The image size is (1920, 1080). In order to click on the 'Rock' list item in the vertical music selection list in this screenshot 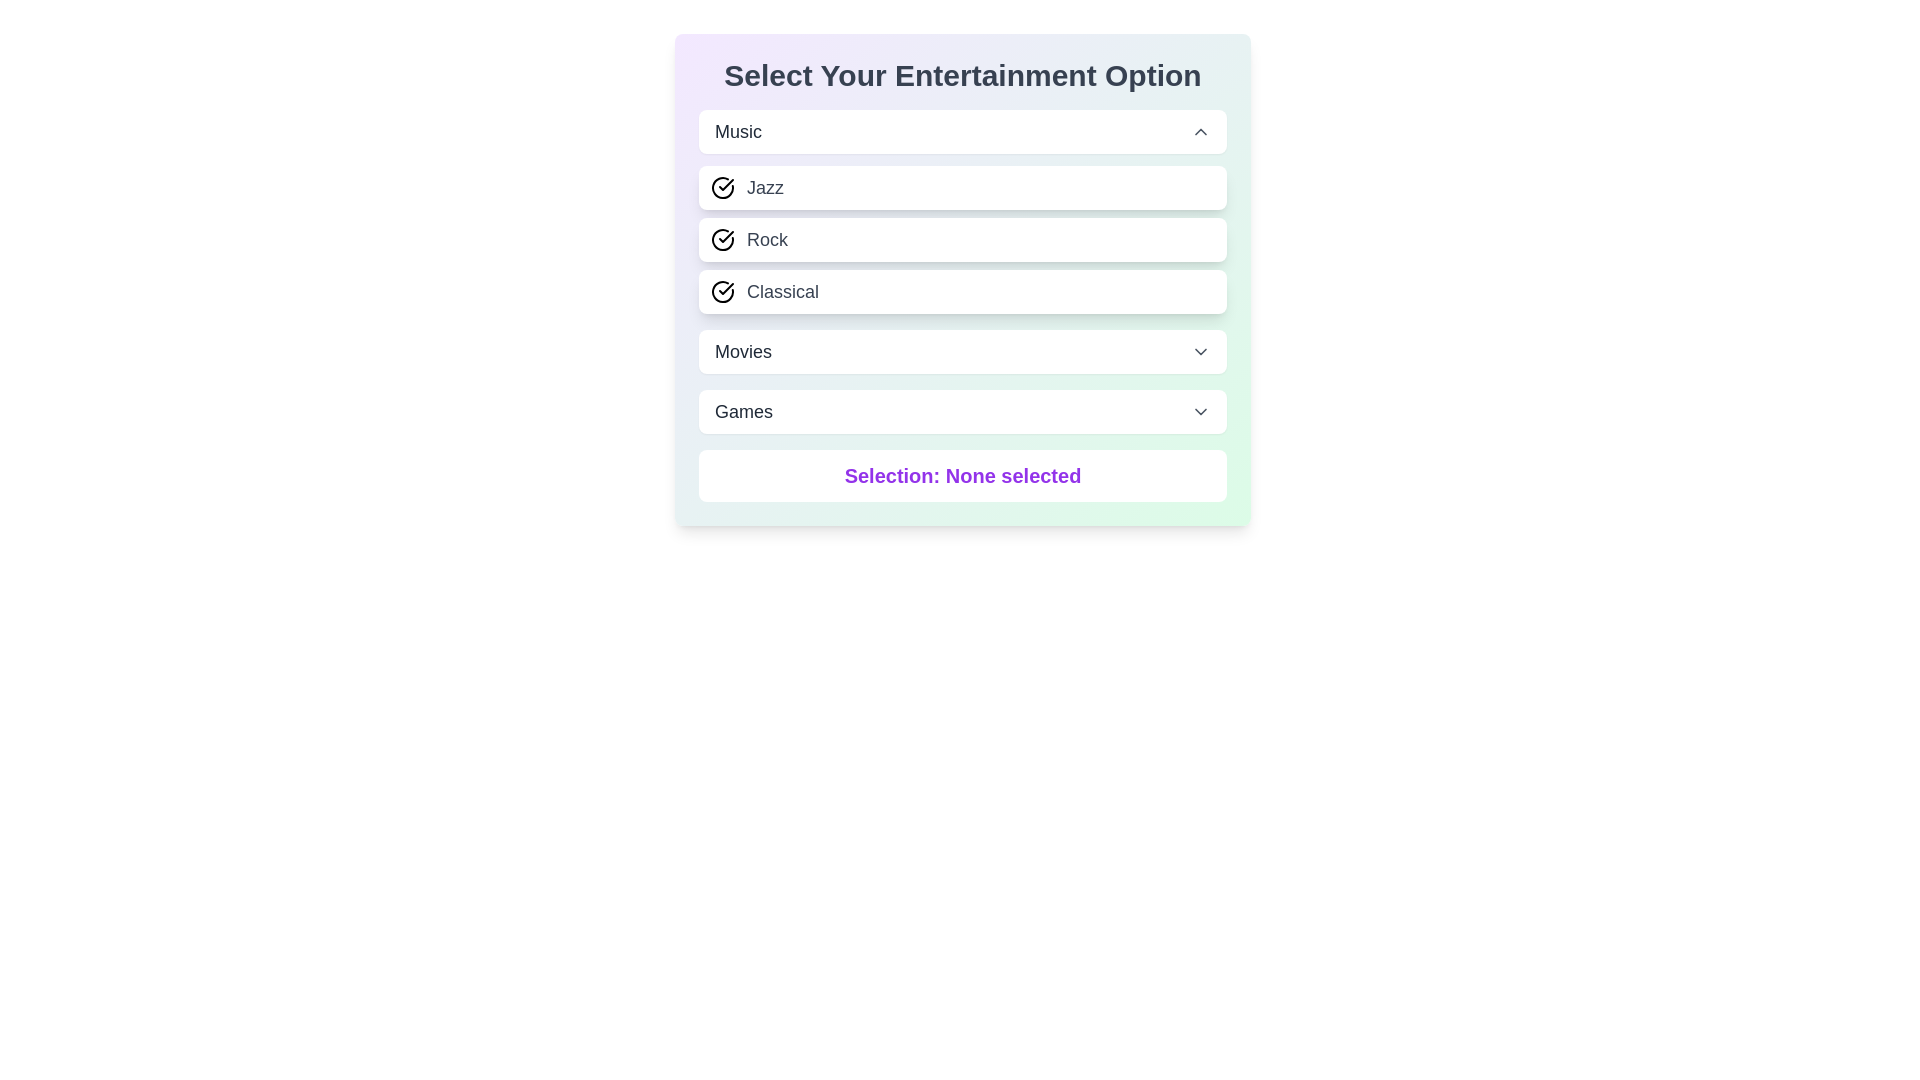, I will do `click(963, 238)`.